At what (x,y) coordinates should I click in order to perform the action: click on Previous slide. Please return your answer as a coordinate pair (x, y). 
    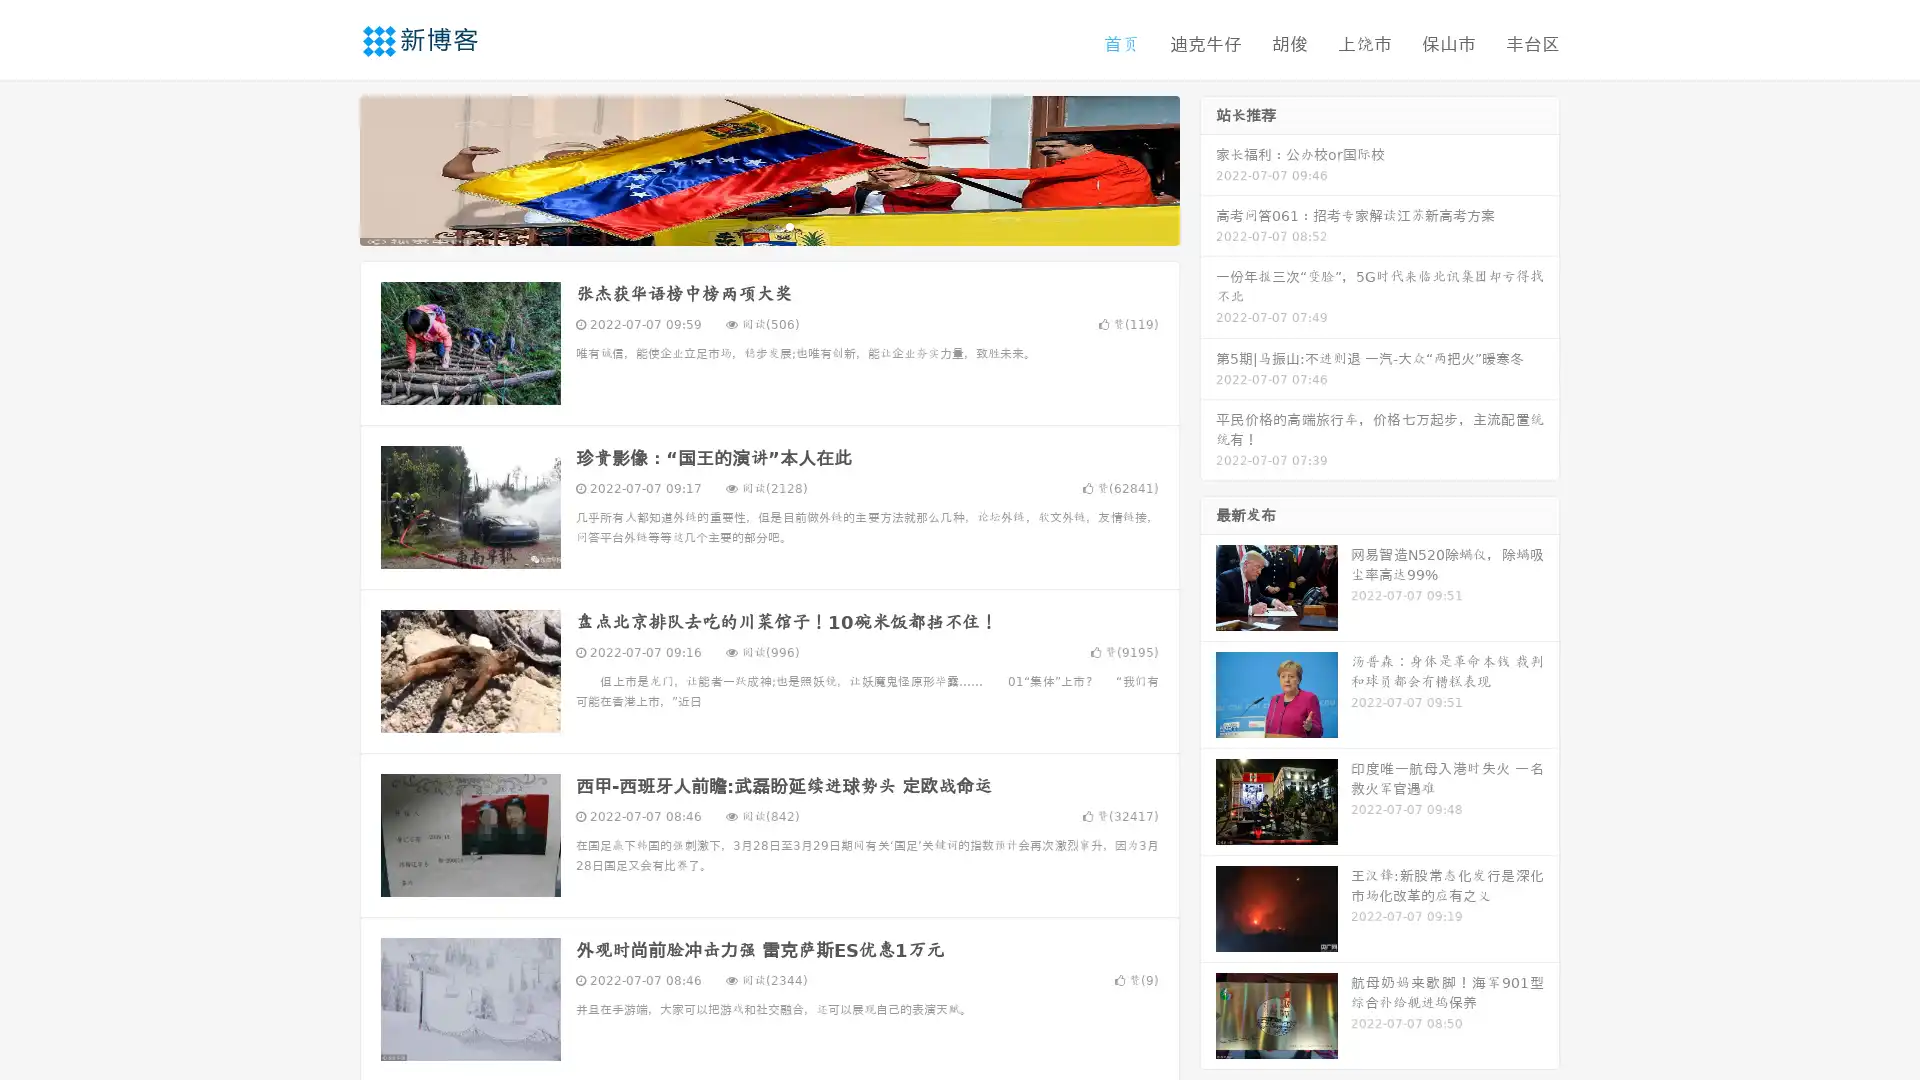
    Looking at the image, I should click on (330, 168).